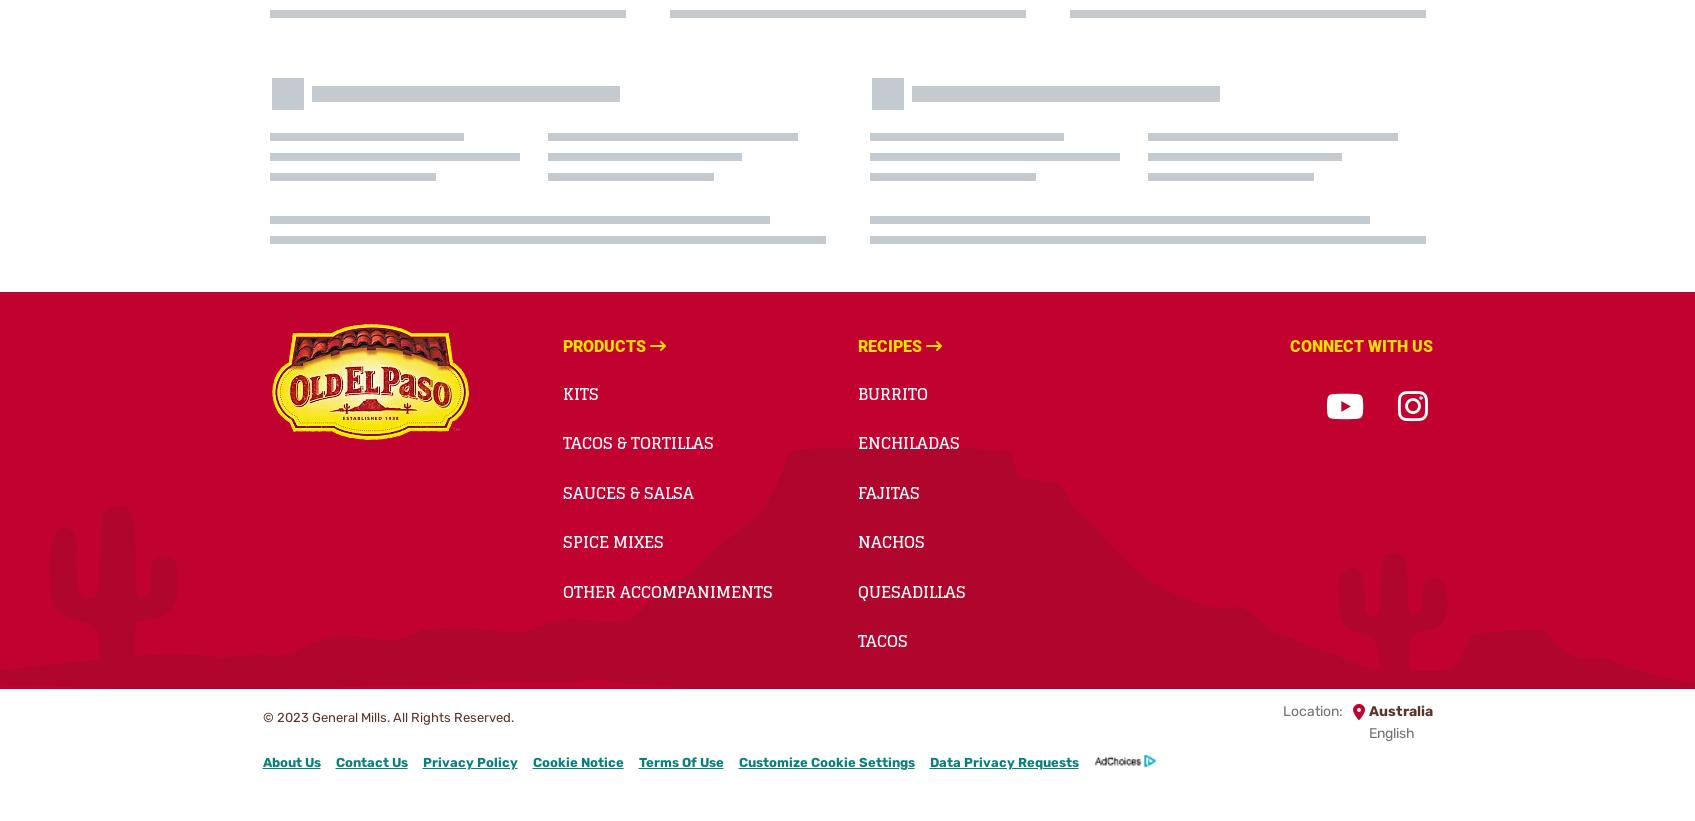 This screenshot has width=1695, height=821. Describe the element at coordinates (891, 392) in the screenshot. I see `'Burrito'` at that location.